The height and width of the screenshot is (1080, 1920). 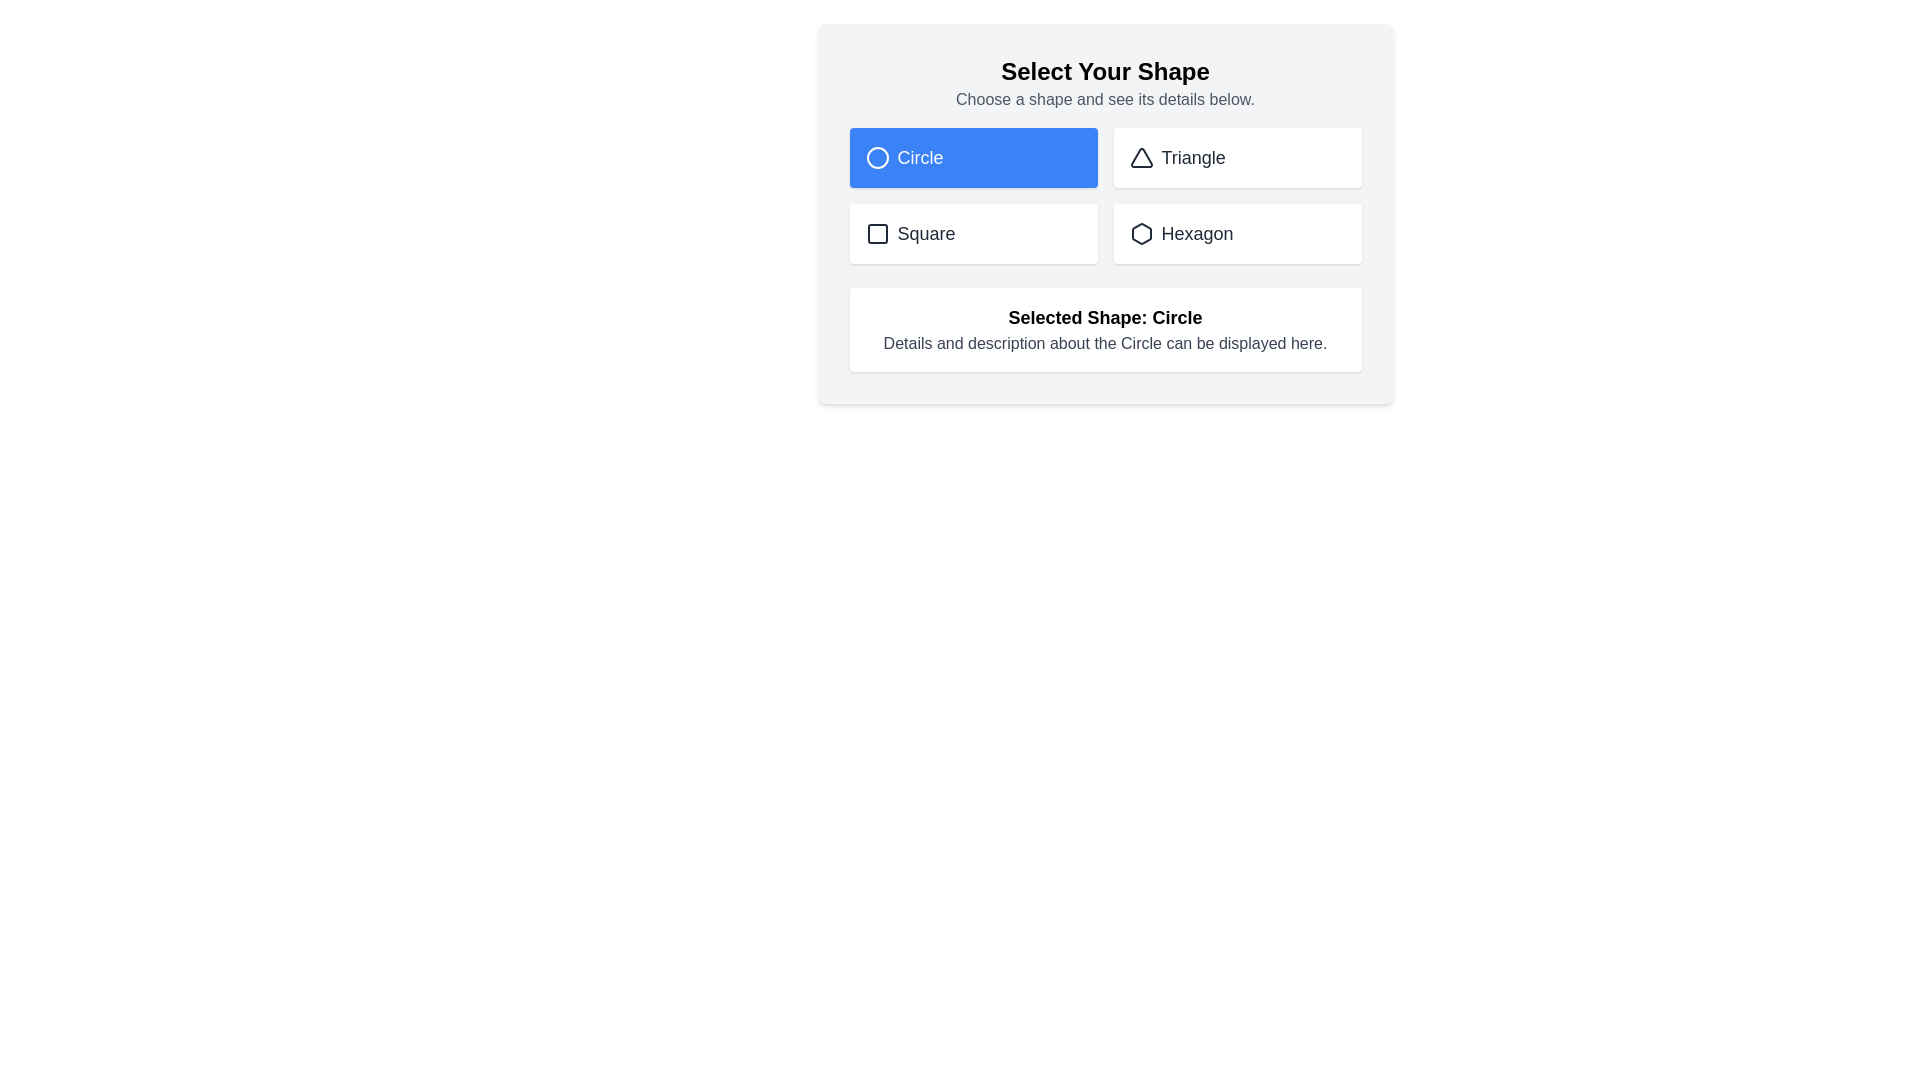 What do you see at coordinates (973, 233) in the screenshot?
I see `the 'Square' button located in the second row, first column of the grid layout` at bounding box center [973, 233].